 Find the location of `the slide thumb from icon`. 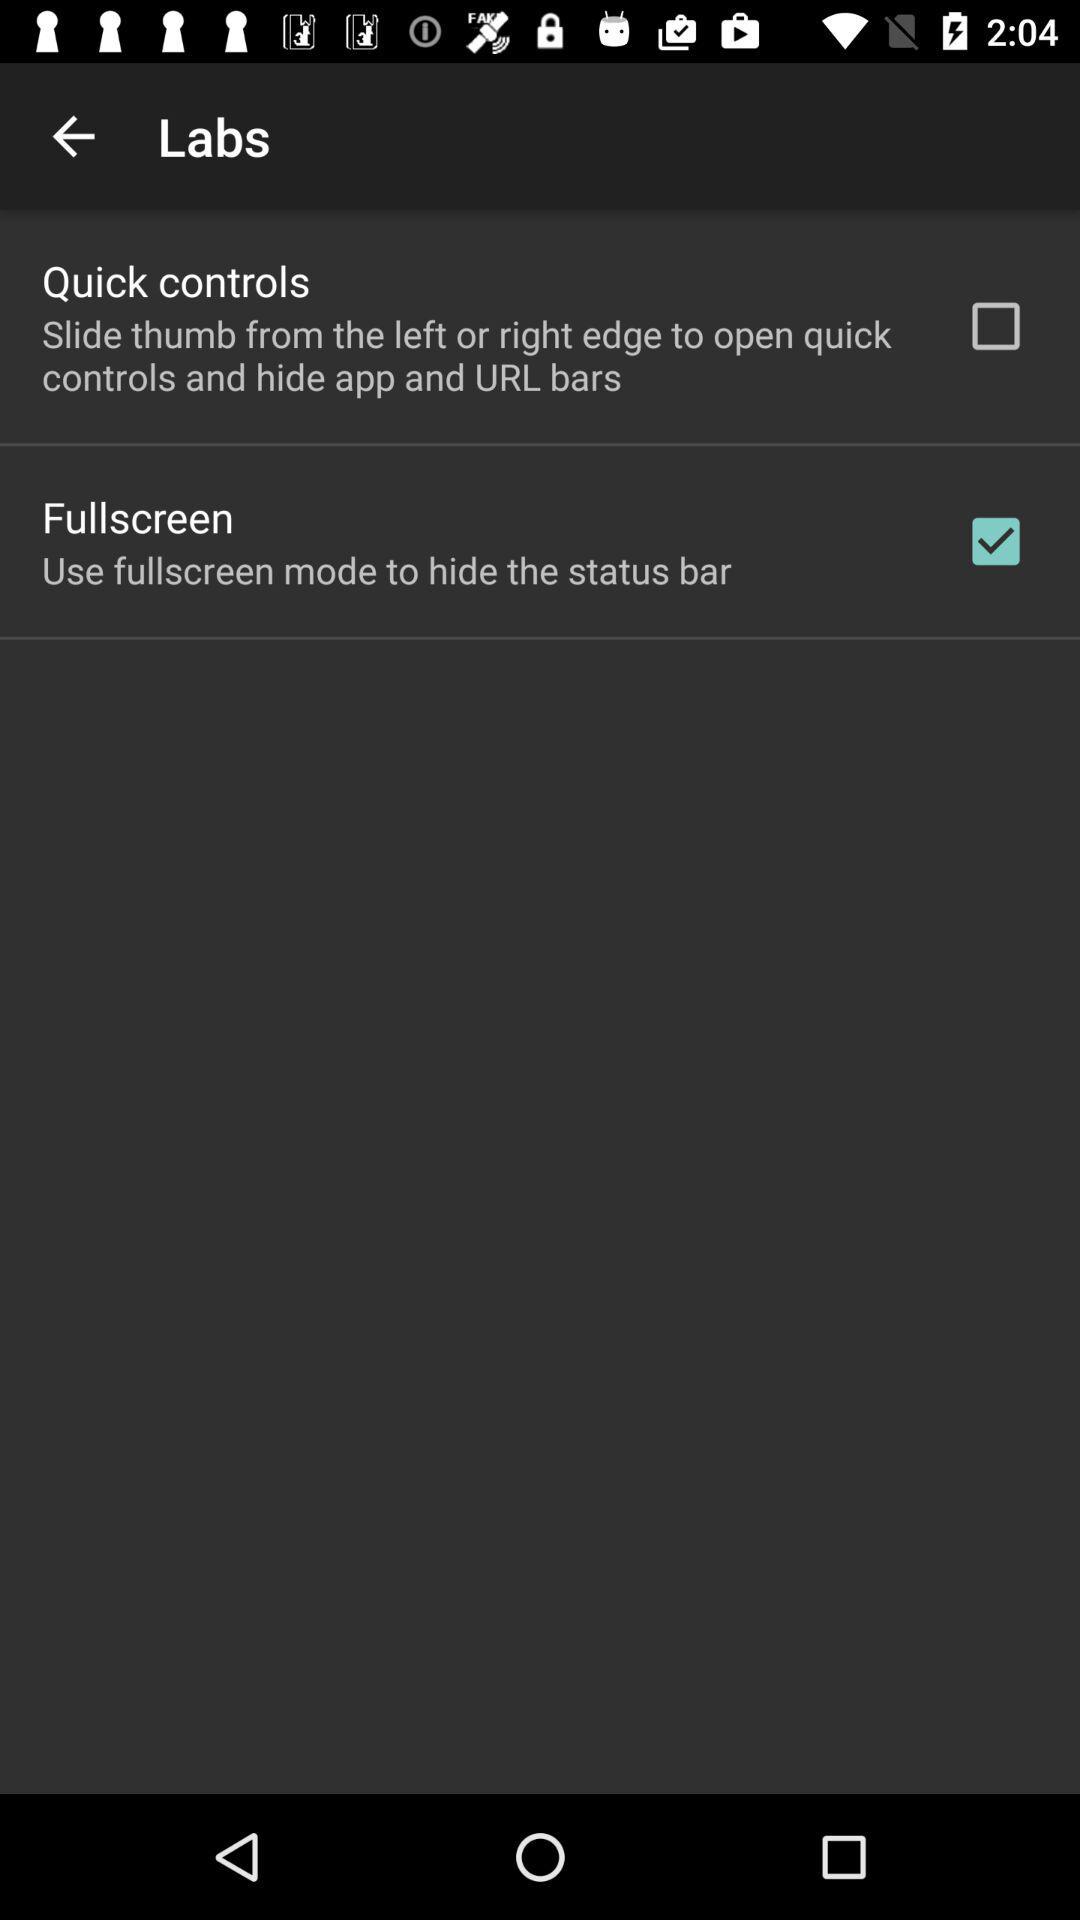

the slide thumb from icon is located at coordinates (477, 355).